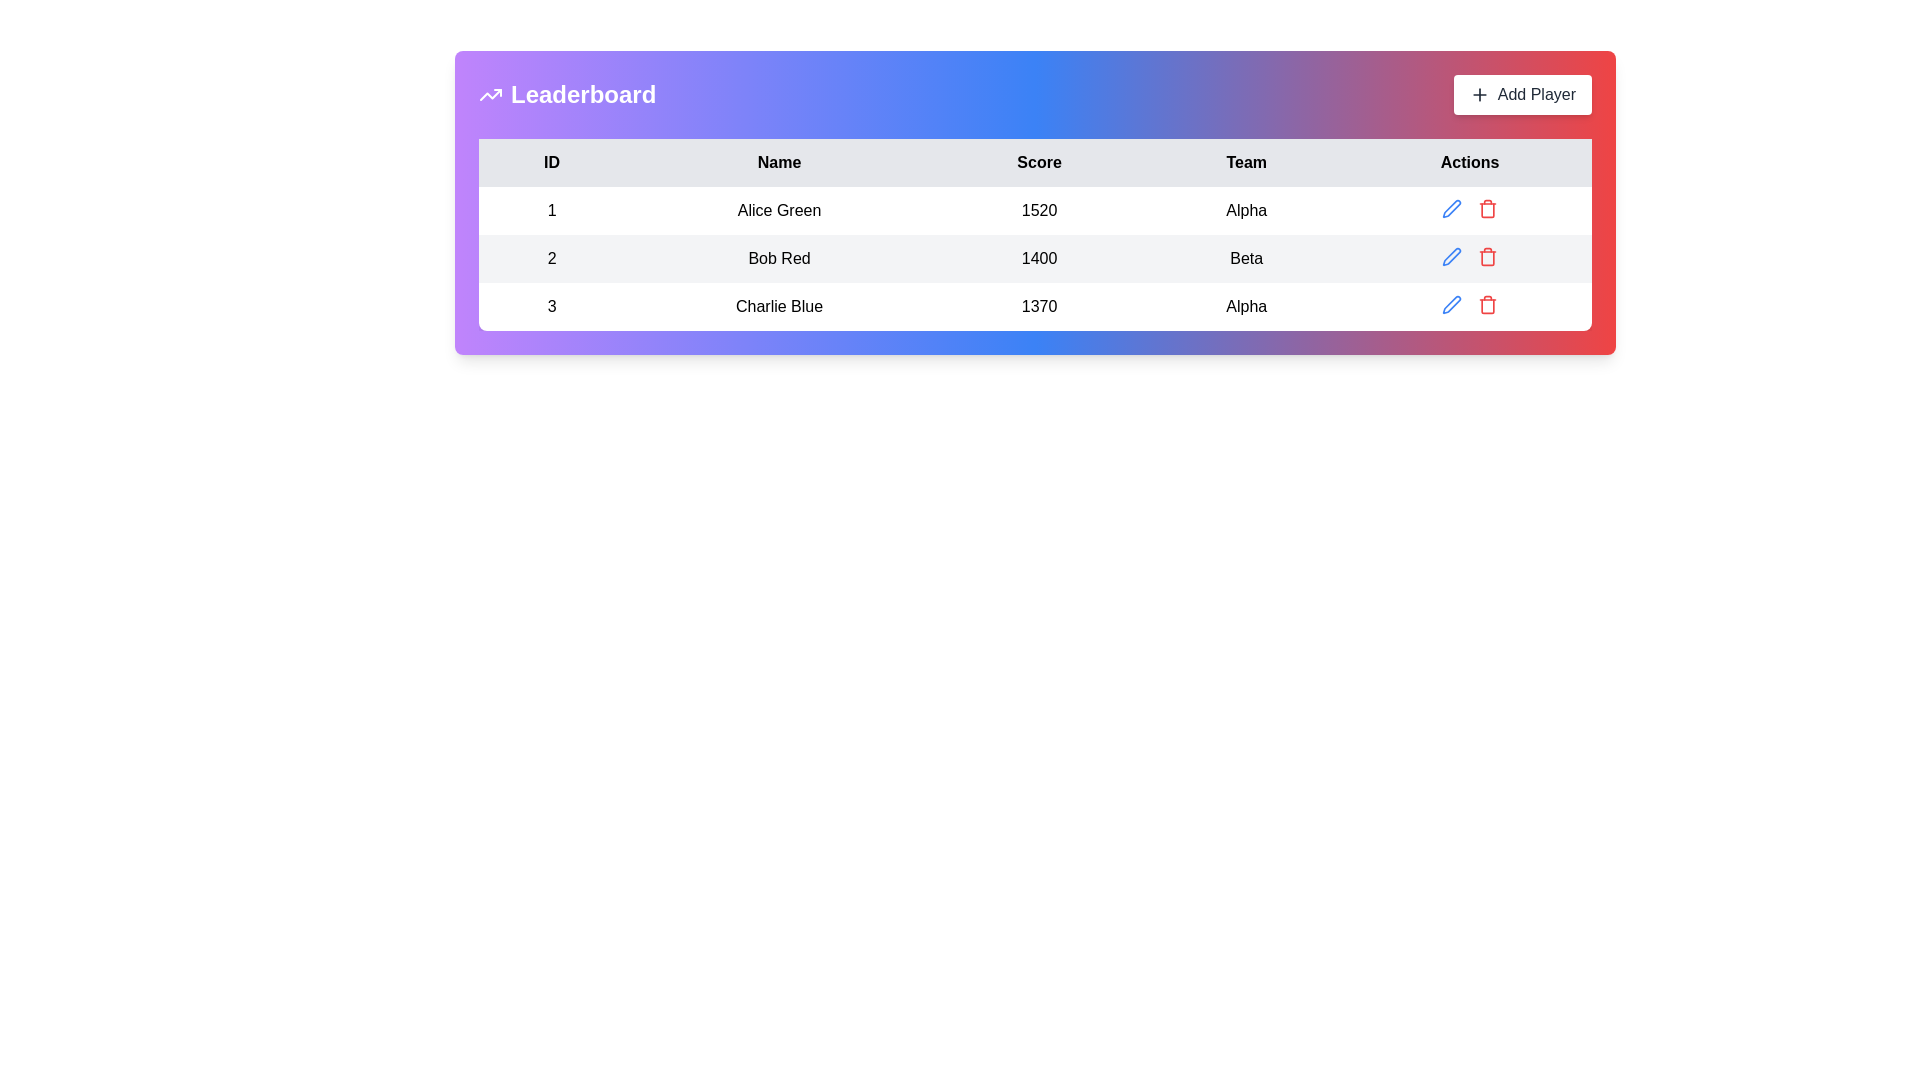 This screenshot has height=1080, width=1920. I want to click on the edit button located in the 'Actions' column of the second row in the leaderboard table to change its color, so click(1452, 256).